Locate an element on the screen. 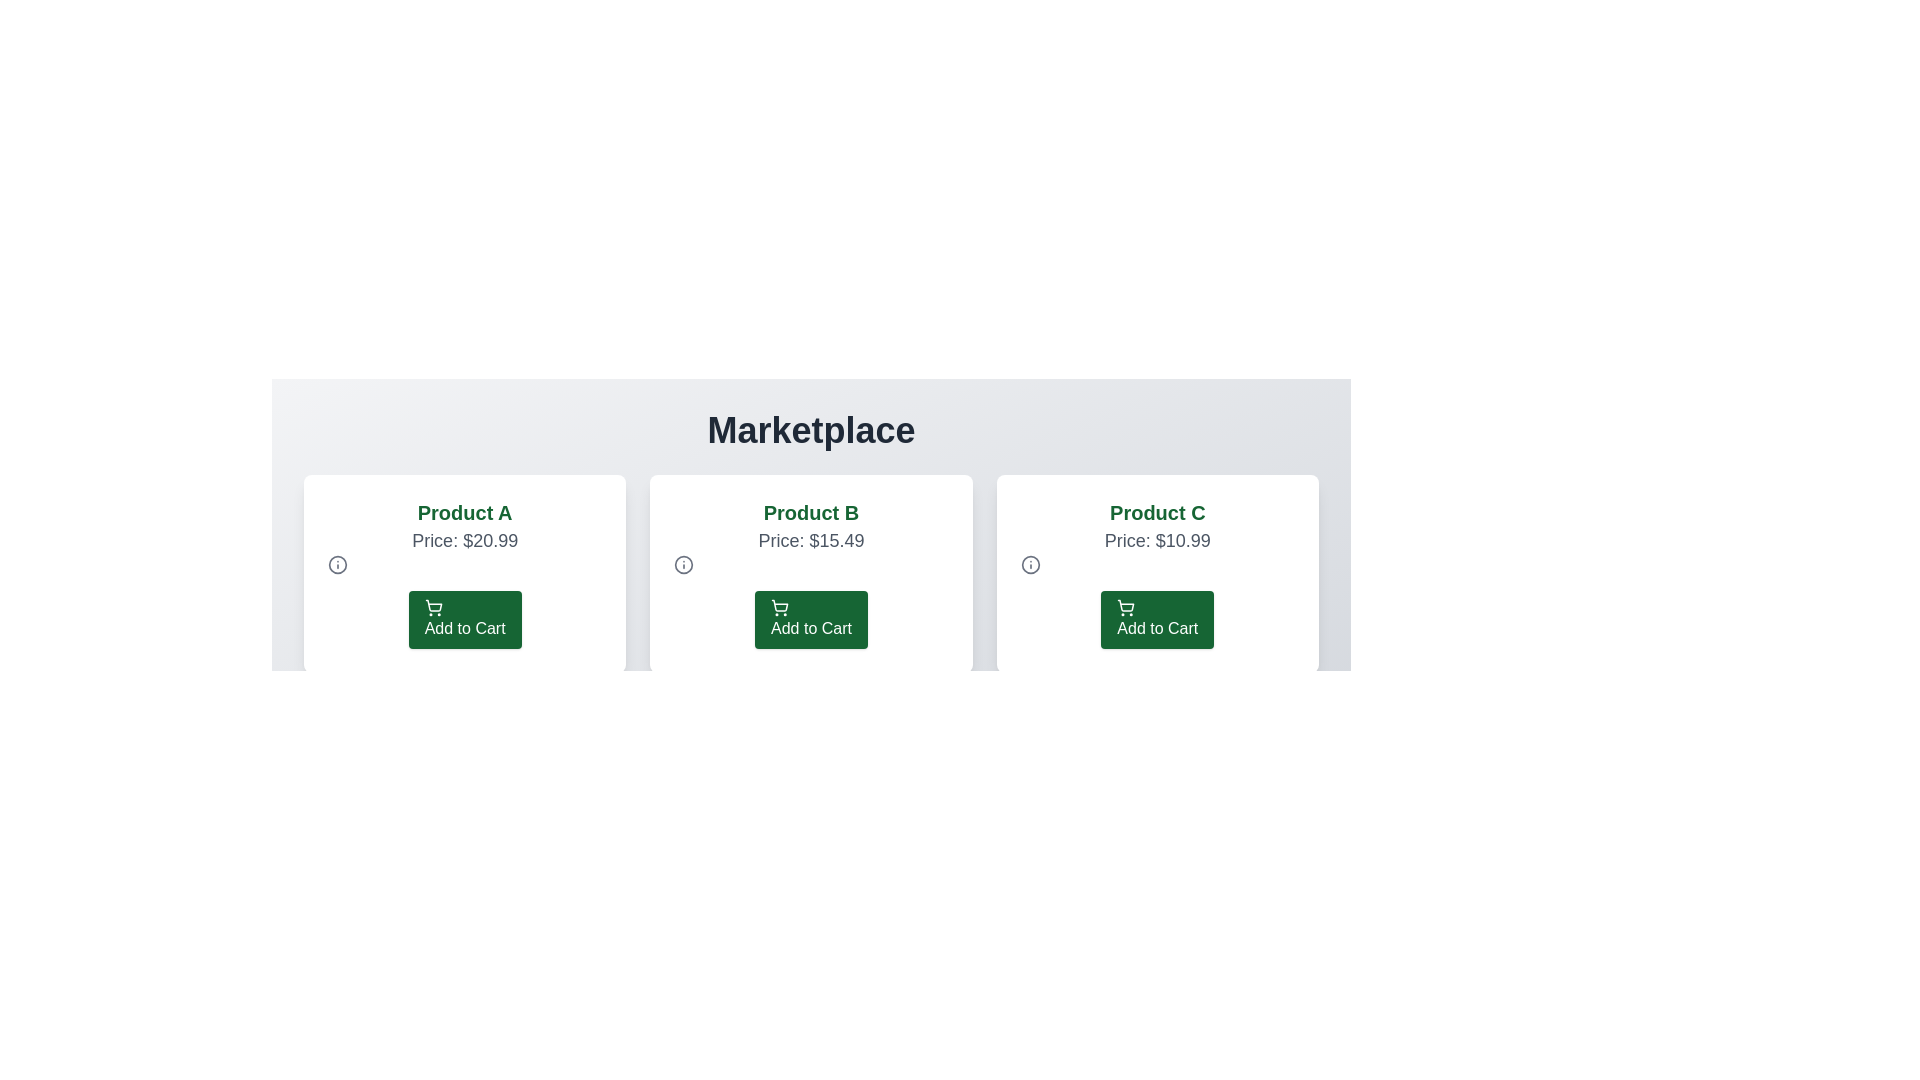 The image size is (1920, 1080). the 'Add to Cart' button for 'Product C' located at the bottom of its card by navigating the keyboard to it is located at coordinates (1157, 619).